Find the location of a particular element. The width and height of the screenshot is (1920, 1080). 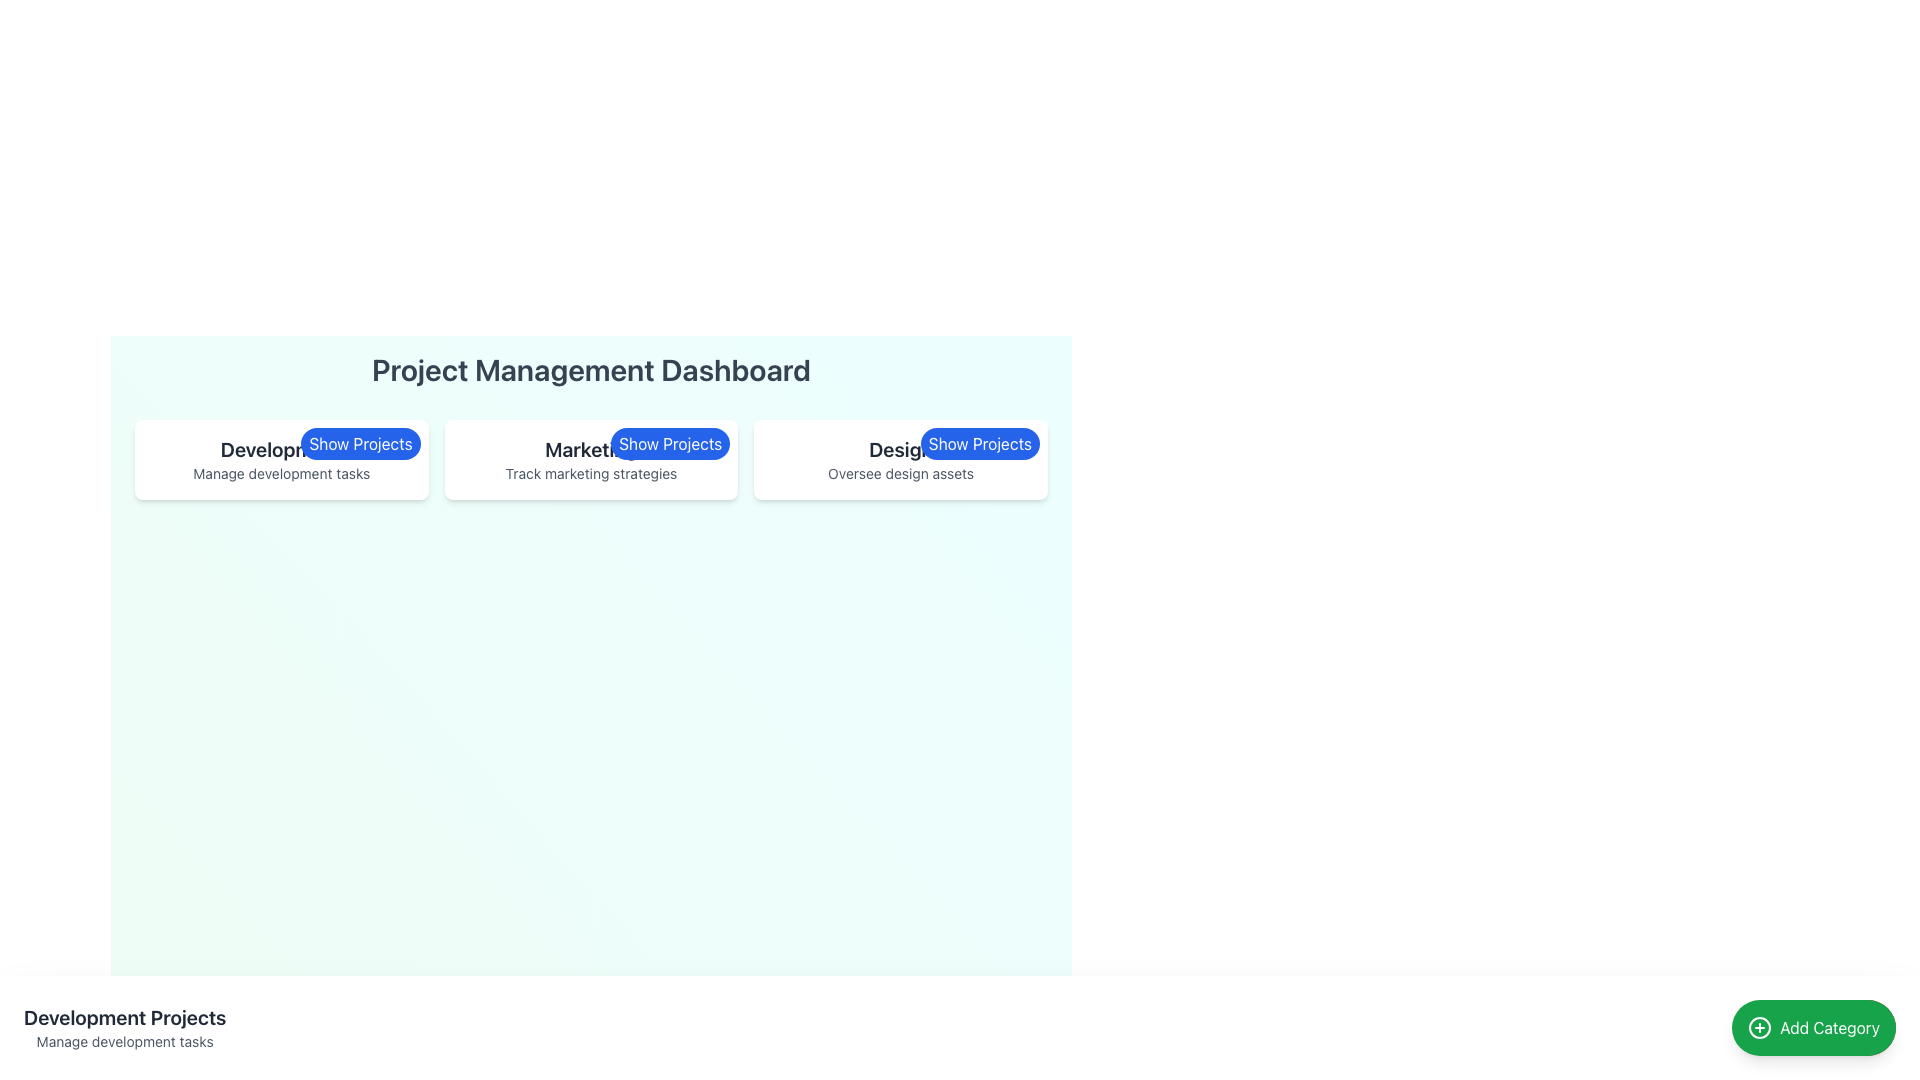

the non-interactive descriptive subtitle text label for the 'Development Projects' section, located directly beneath the heading is located at coordinates (124, 1040).